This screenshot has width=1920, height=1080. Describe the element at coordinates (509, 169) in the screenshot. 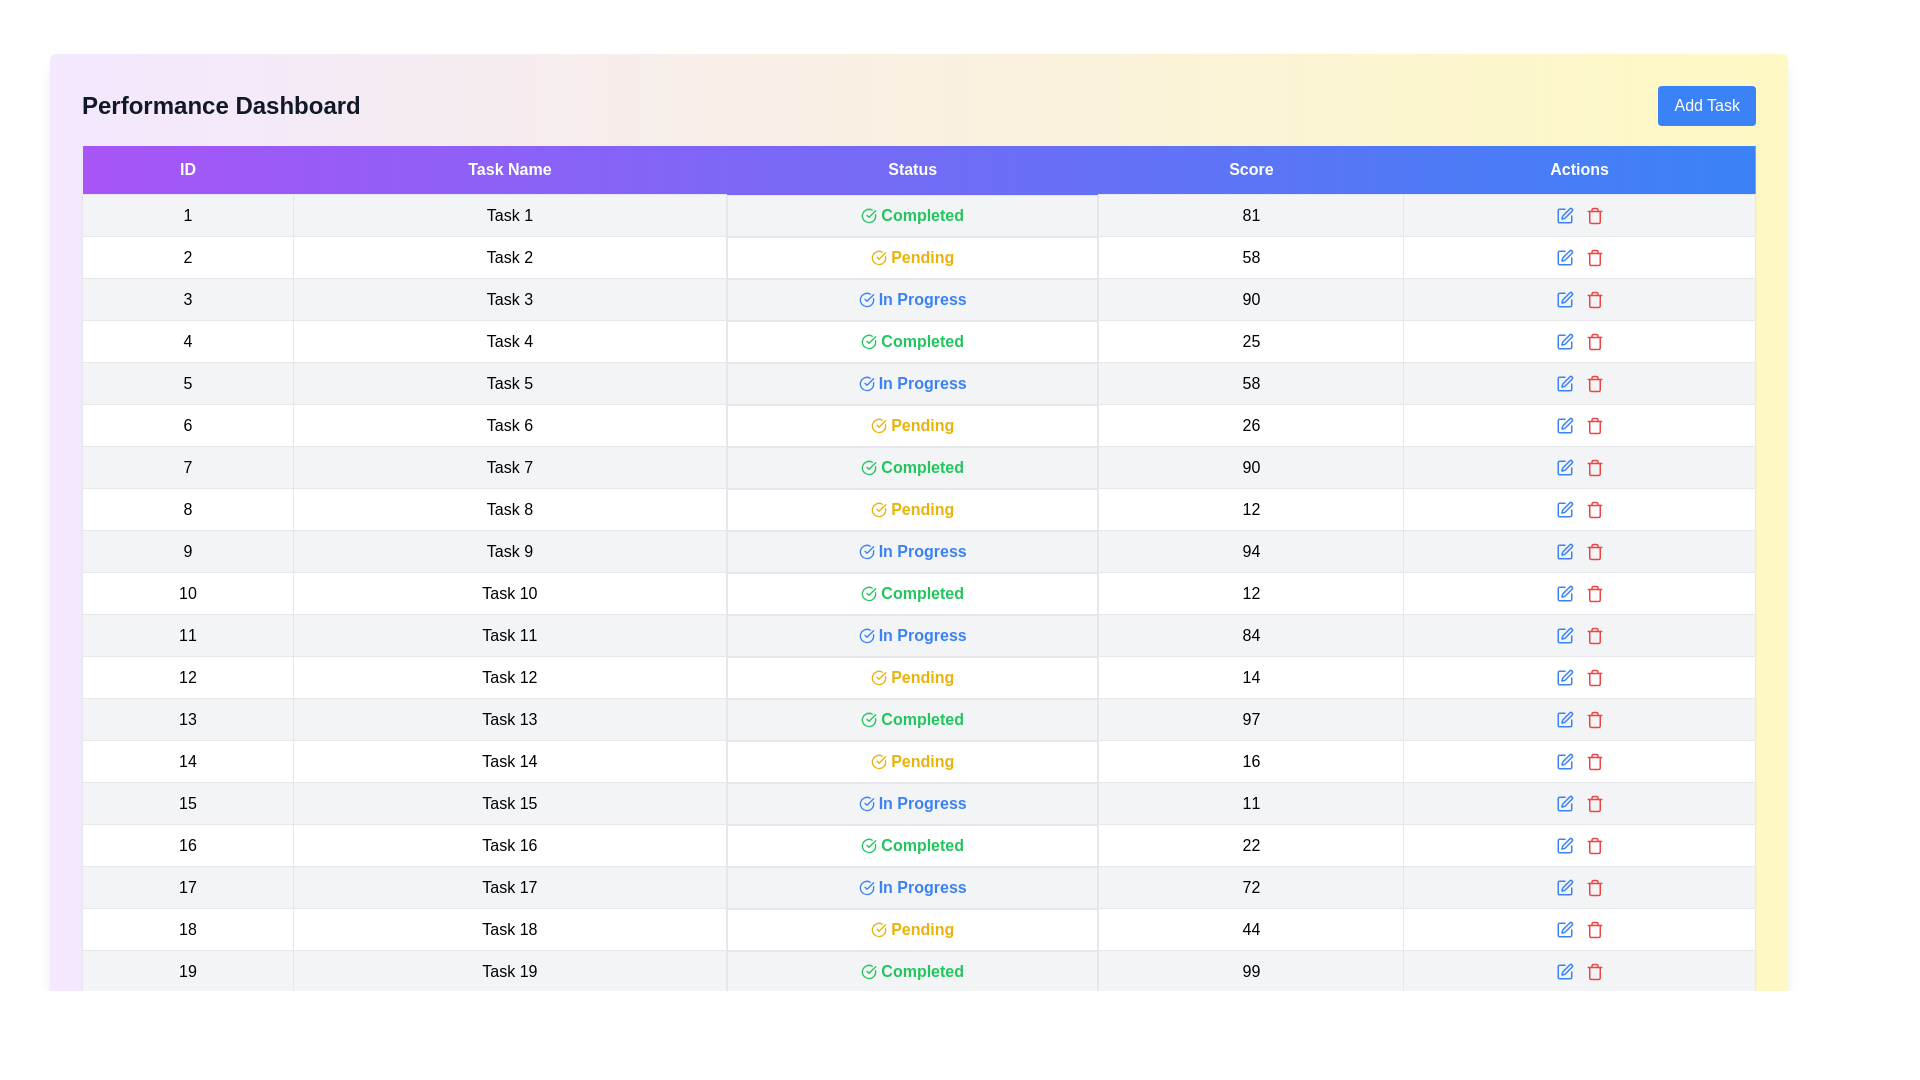

I see `the column header to sort the table by Task Name` at that location.